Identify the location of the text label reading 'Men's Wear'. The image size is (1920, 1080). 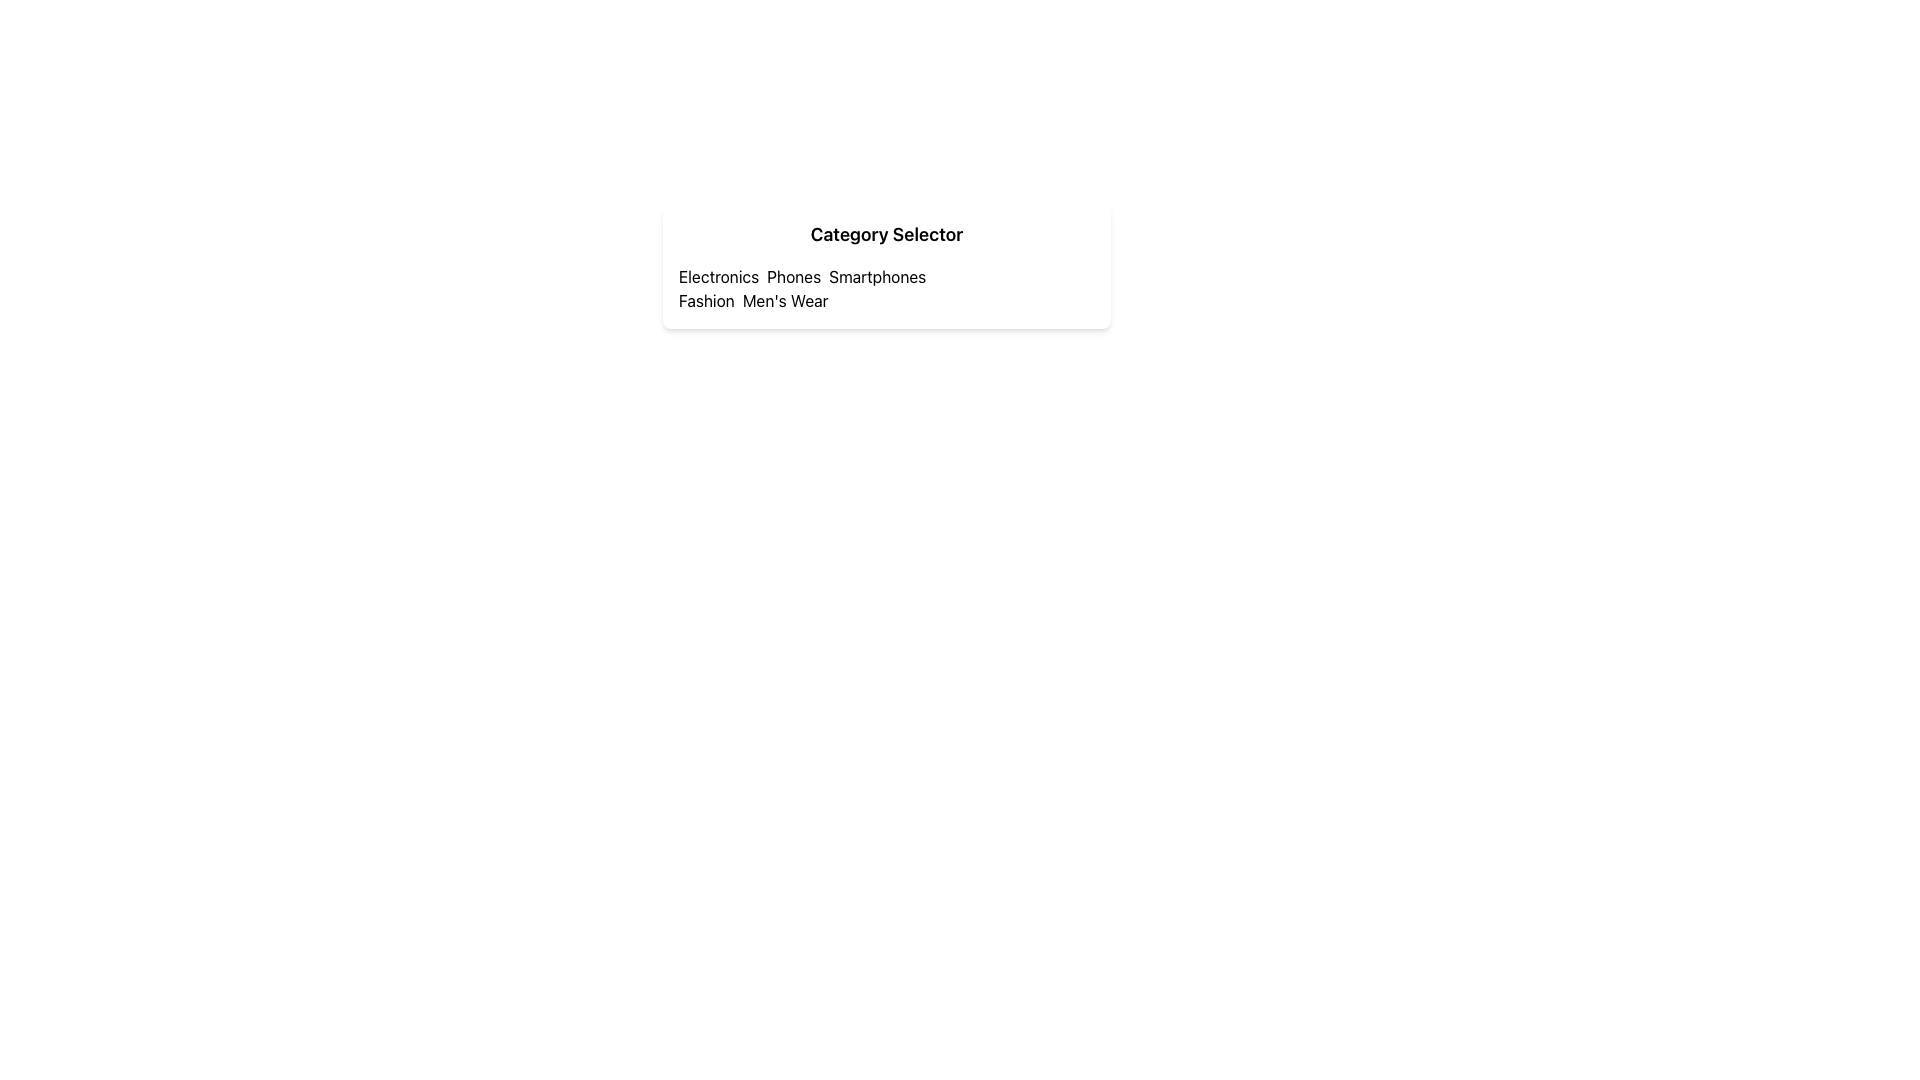
(784, 300).